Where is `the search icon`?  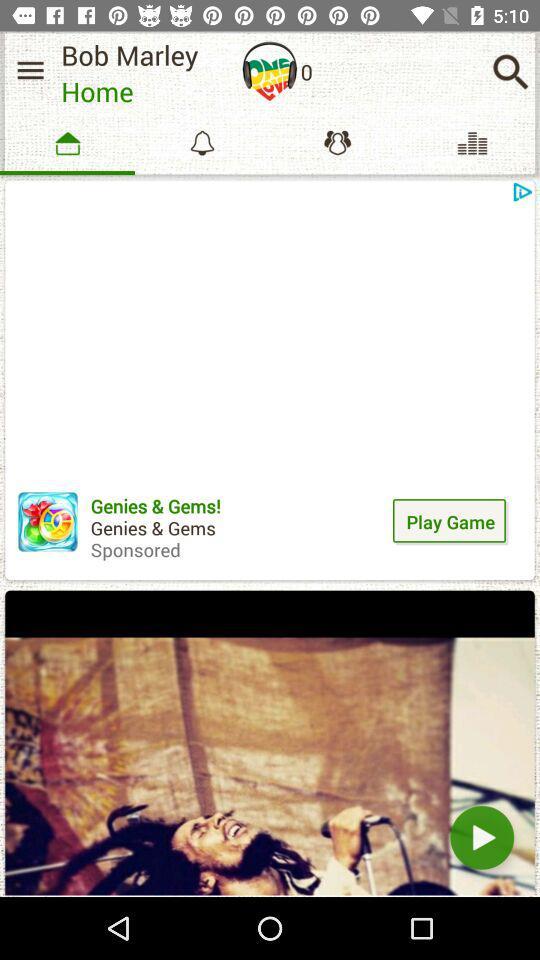 the search icon is located at coordinates (510, 71).